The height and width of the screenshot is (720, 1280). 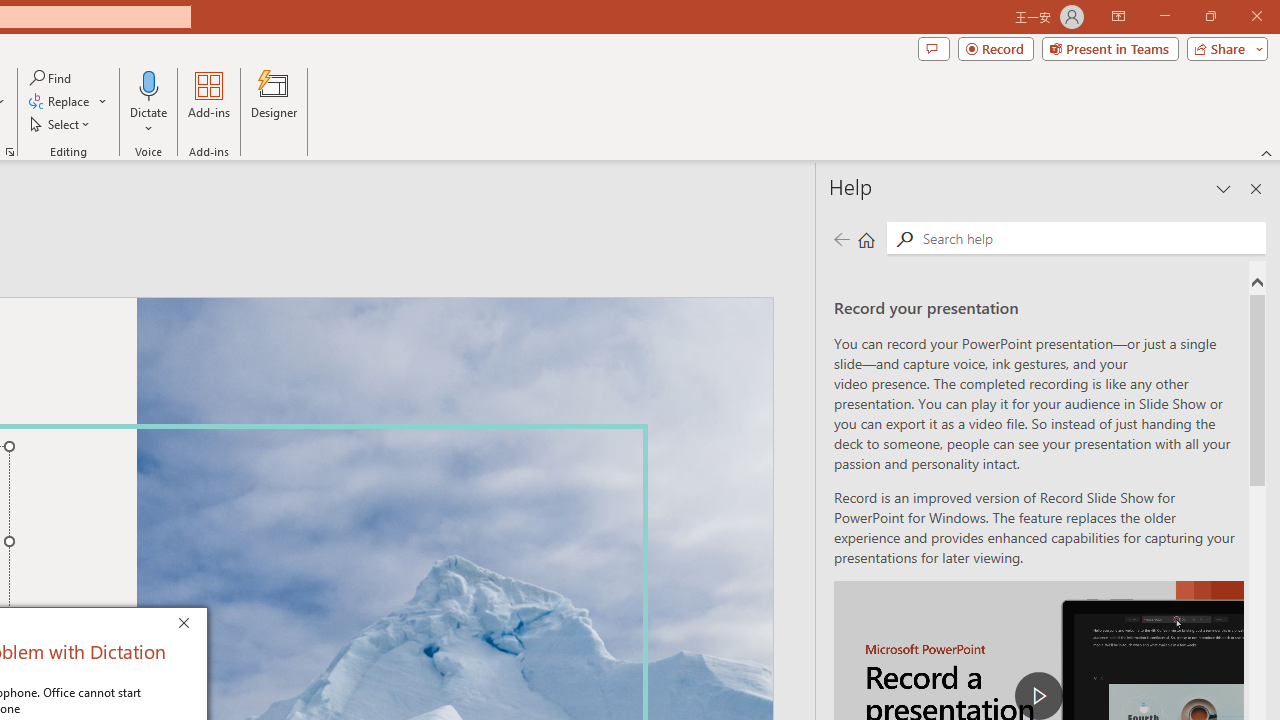 I want to click on 'Dictate', so click(x=148, y=84).